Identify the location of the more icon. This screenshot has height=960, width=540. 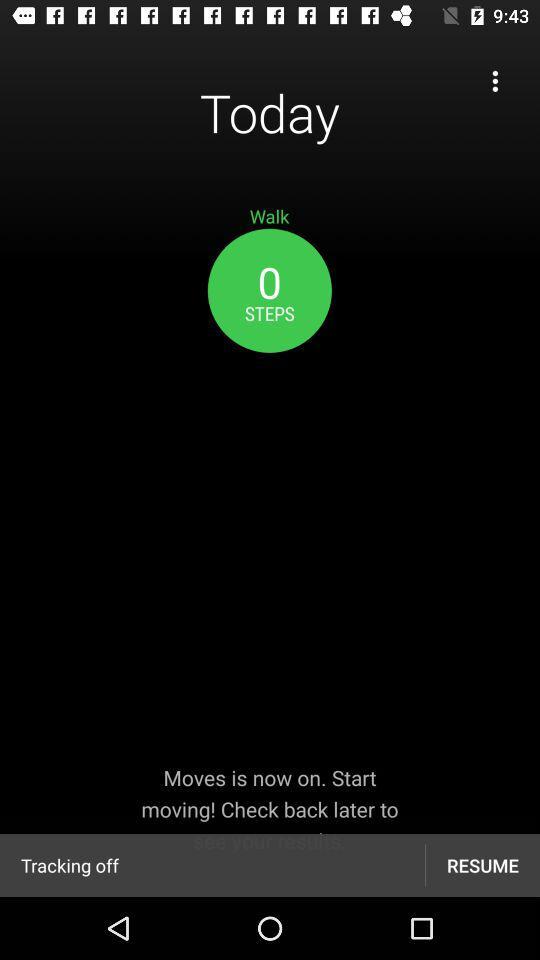
(494, 81).